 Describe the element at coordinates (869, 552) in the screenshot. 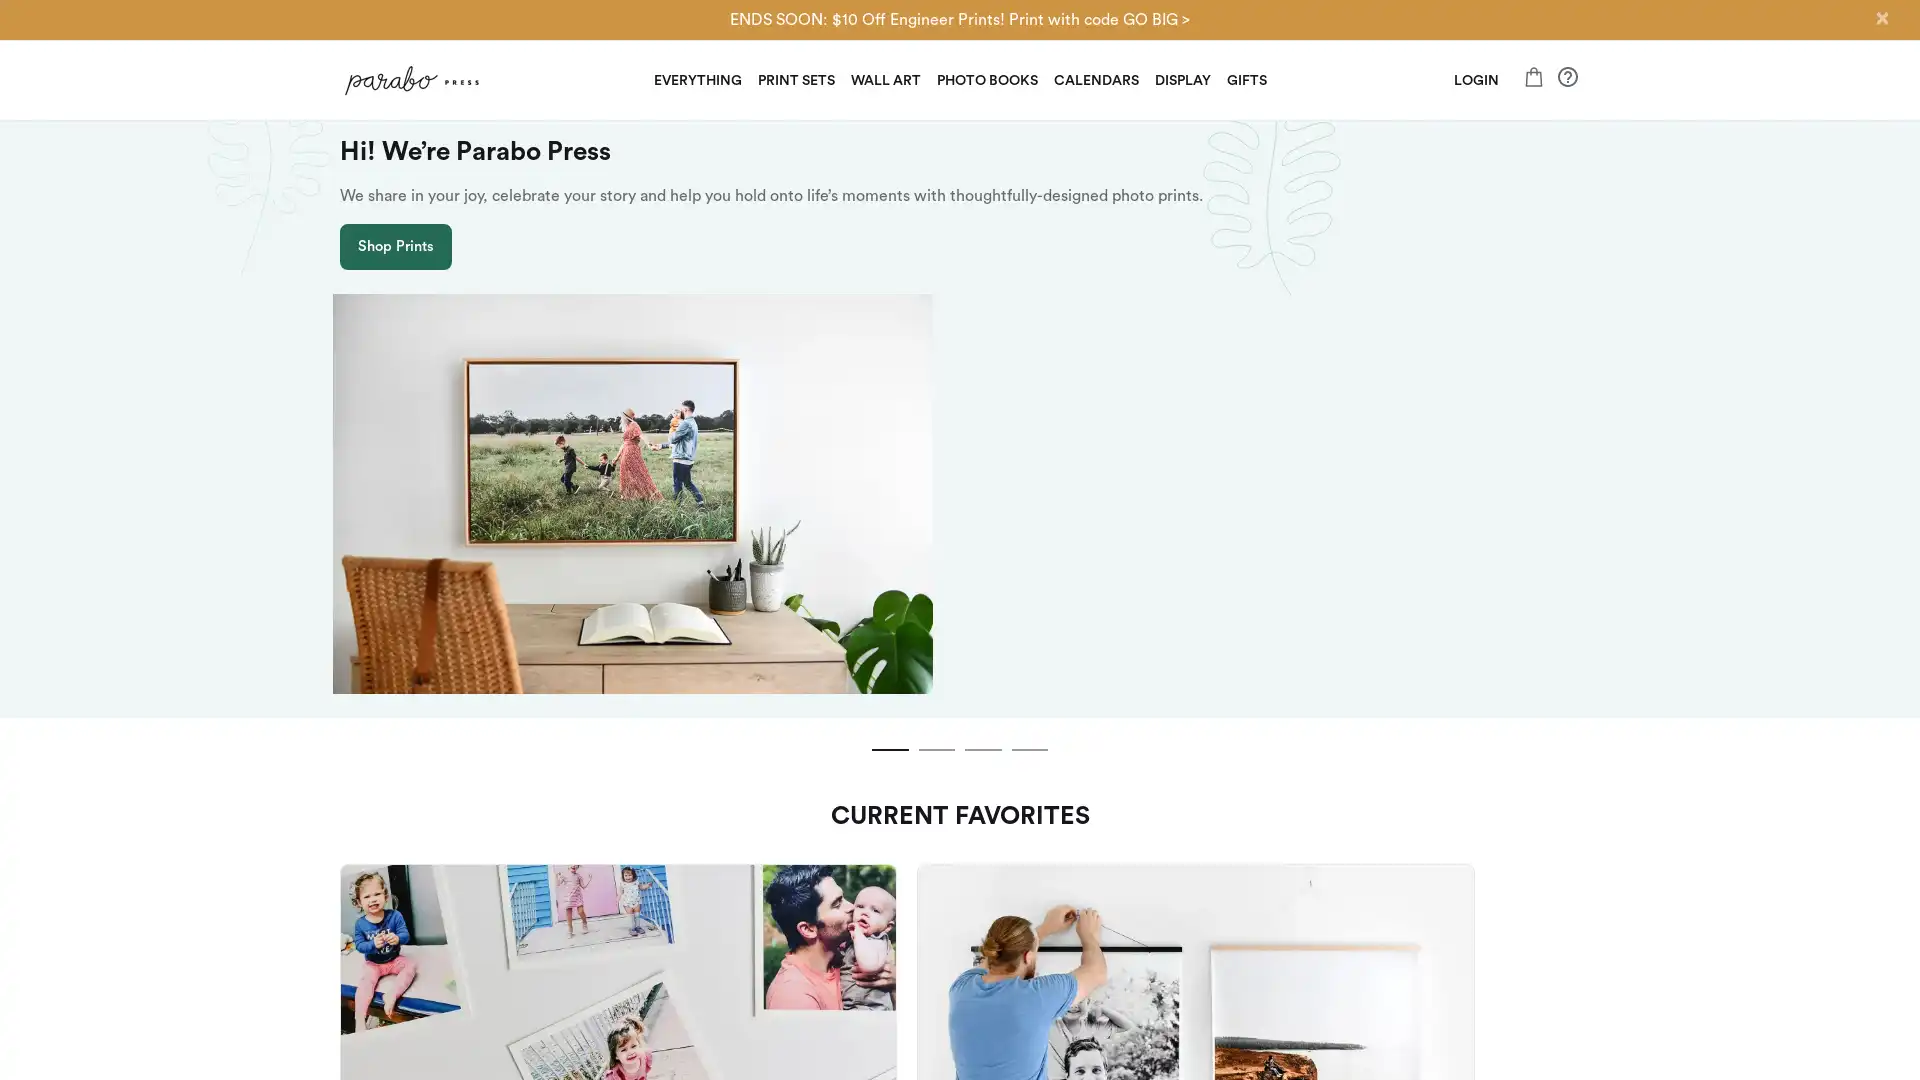

I see `slide dot` at that location.